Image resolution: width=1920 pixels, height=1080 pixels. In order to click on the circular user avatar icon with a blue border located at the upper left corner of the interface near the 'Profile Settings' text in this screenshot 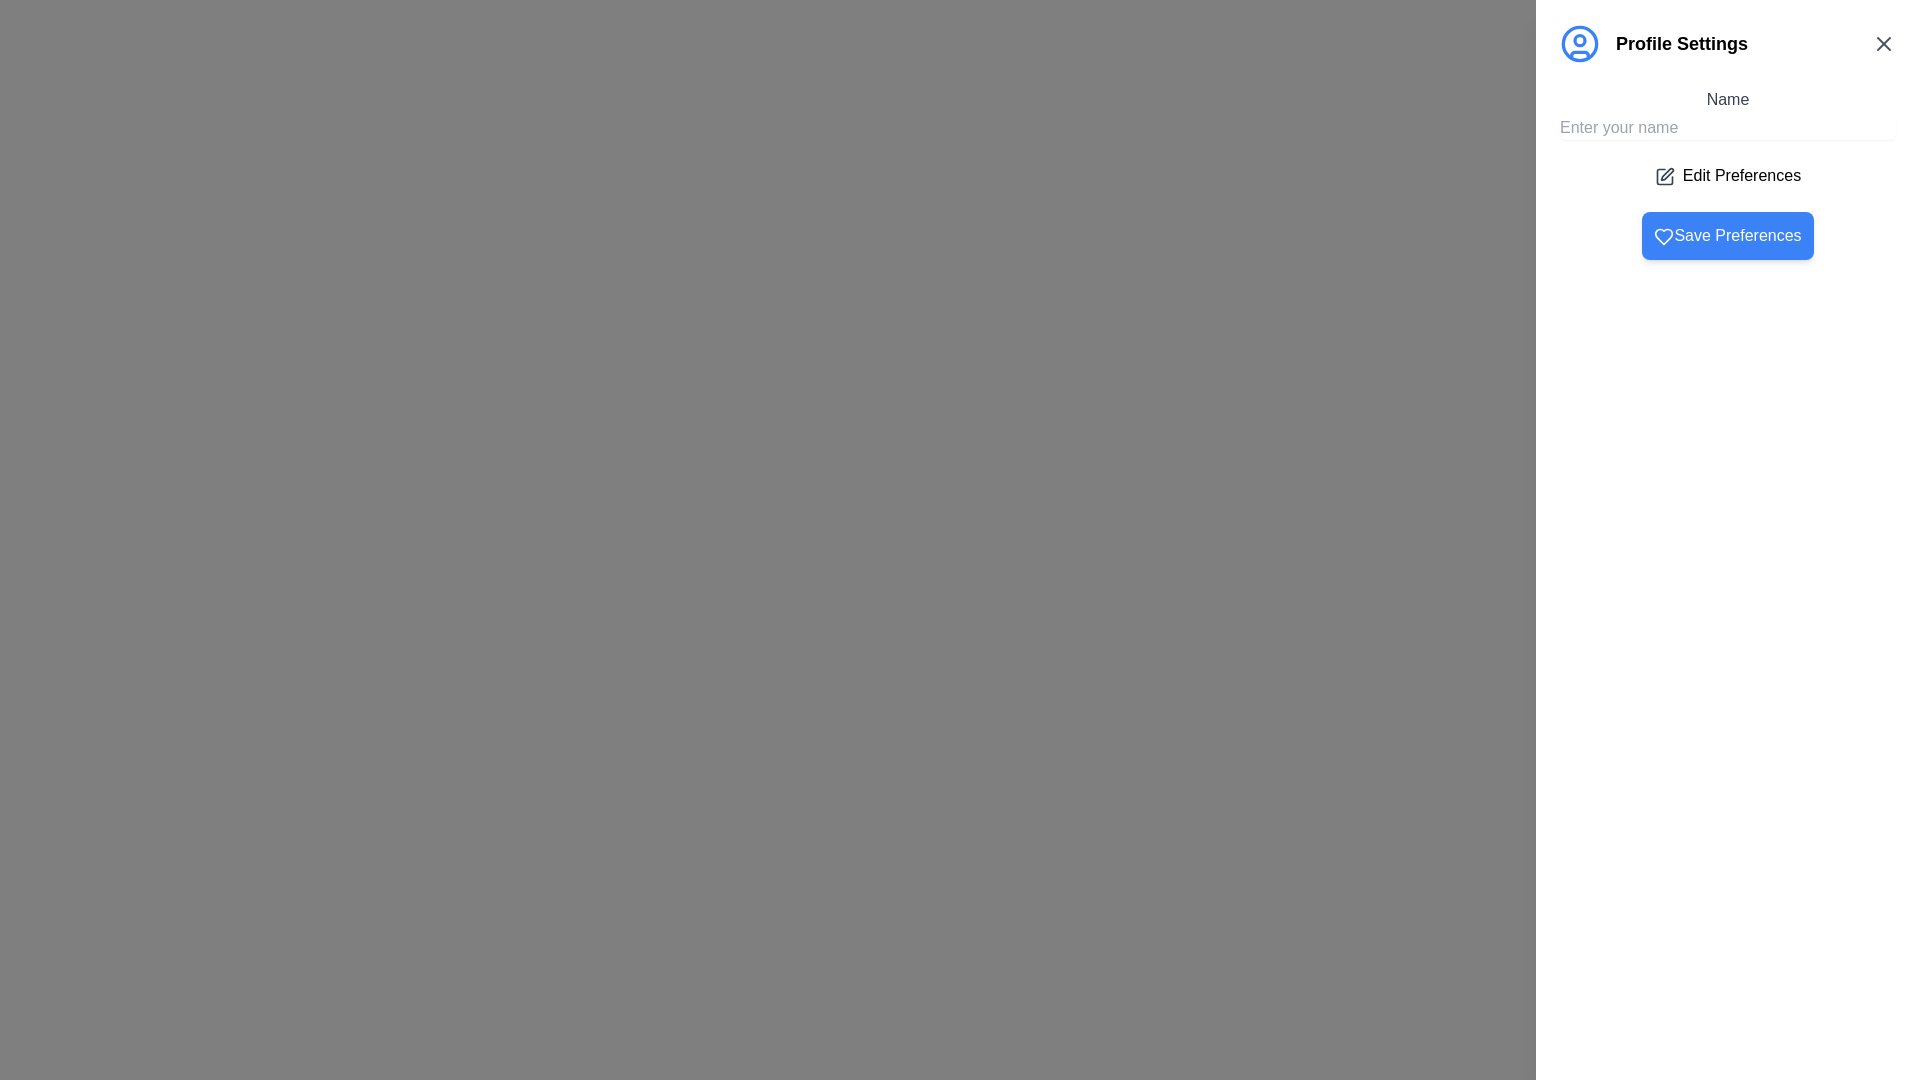, I will do `click(1578, 43)`.